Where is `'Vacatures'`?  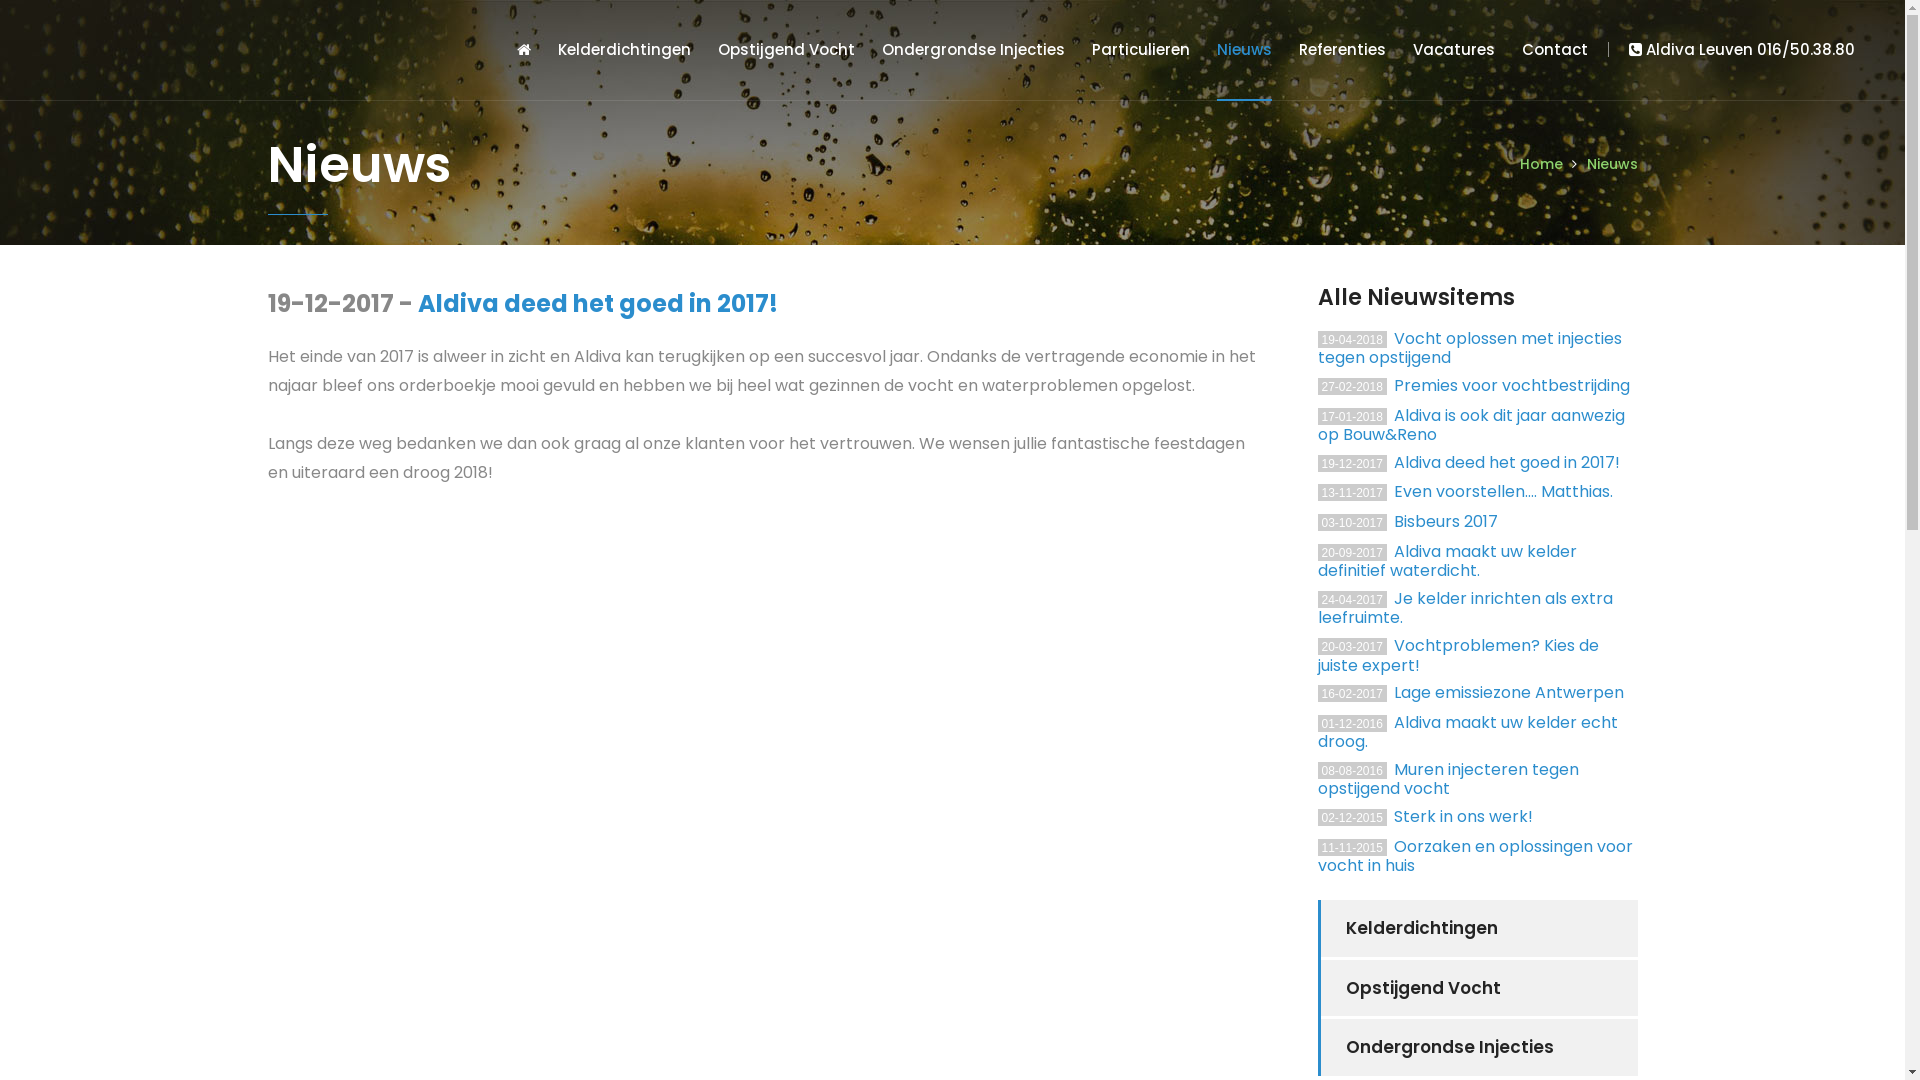
'Vacatures' is located at coordinates (1454, 49).